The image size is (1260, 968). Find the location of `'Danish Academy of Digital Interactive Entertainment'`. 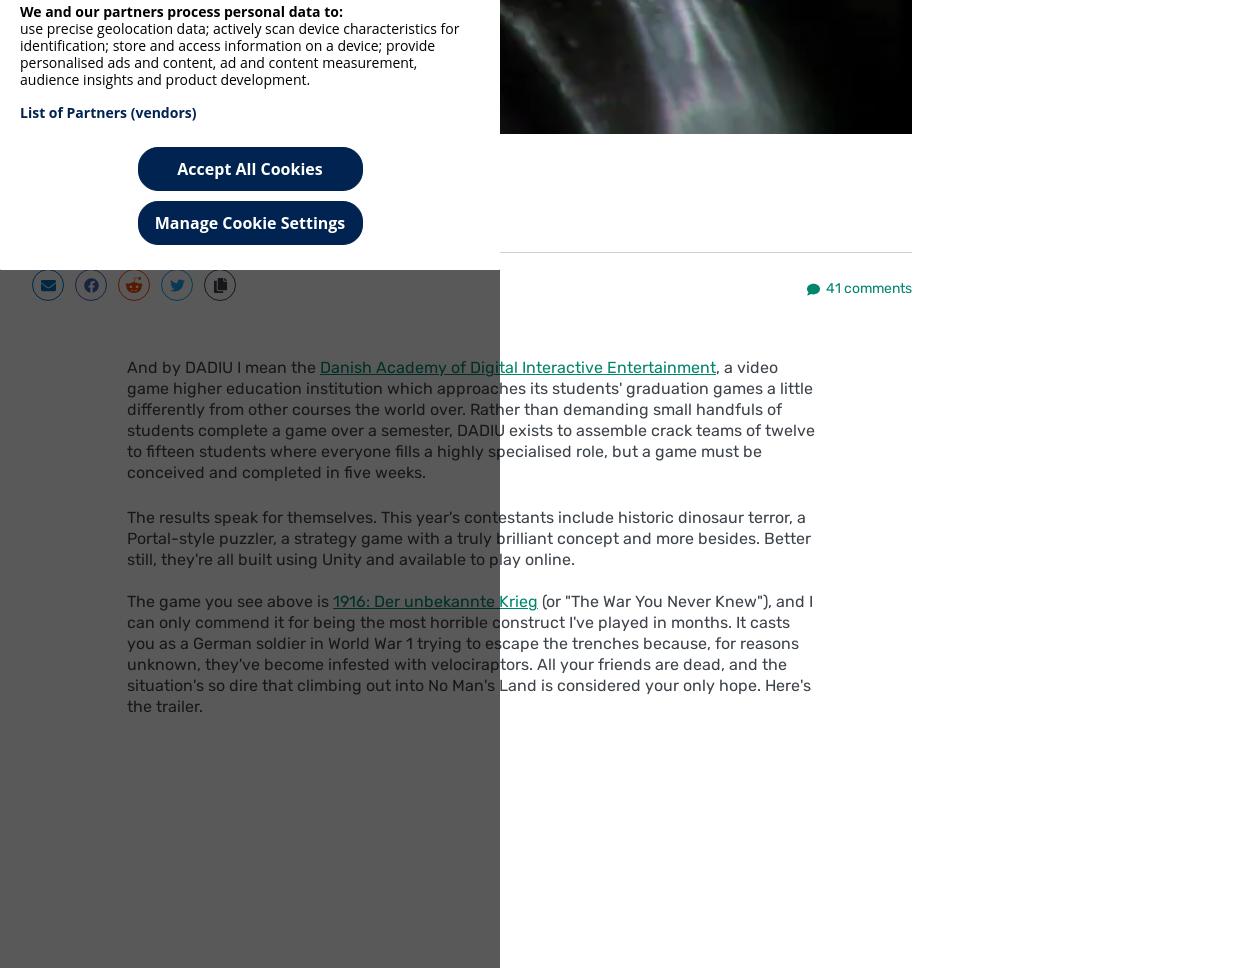

'Danish Academy of Digital Interactive Entertainment' is located at coordinates (517, 366).